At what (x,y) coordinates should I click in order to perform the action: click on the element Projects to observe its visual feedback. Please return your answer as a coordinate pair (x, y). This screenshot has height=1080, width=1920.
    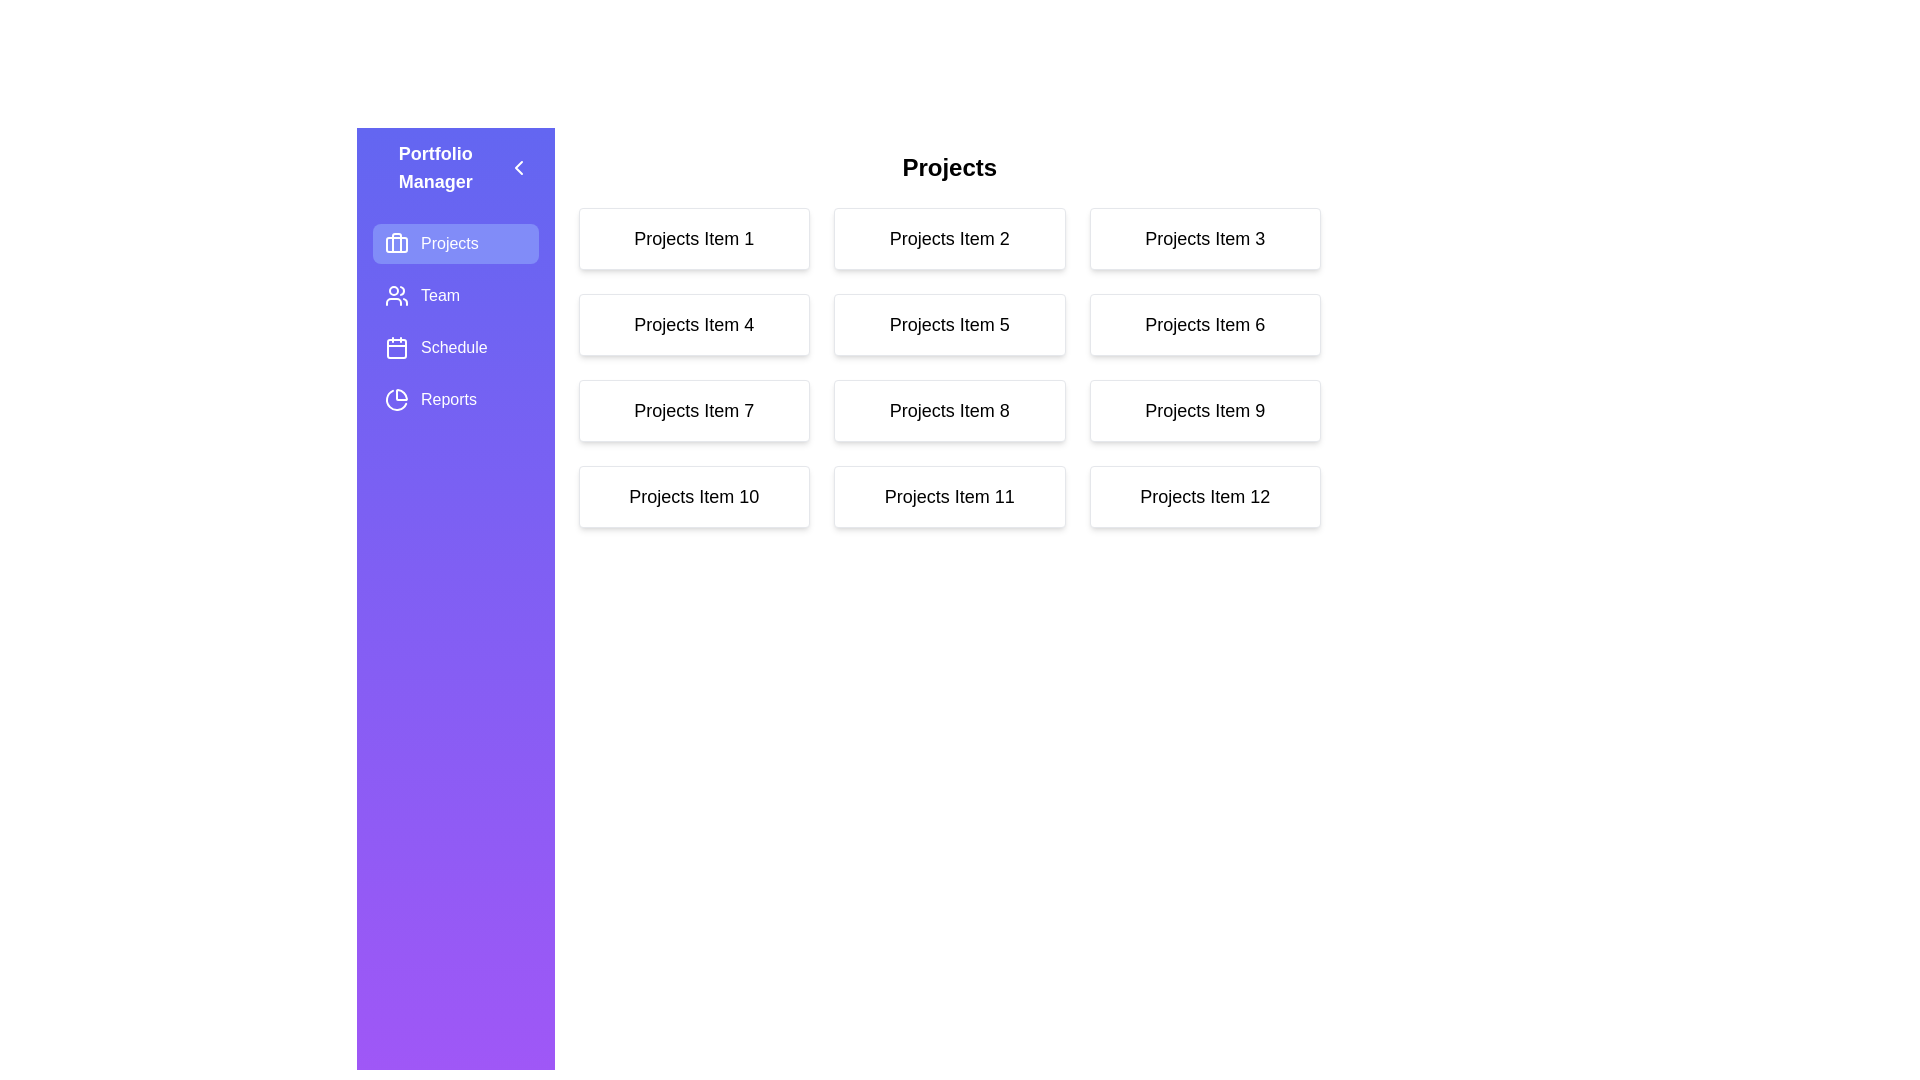
    Looking at the image, I should click on (454, 242).